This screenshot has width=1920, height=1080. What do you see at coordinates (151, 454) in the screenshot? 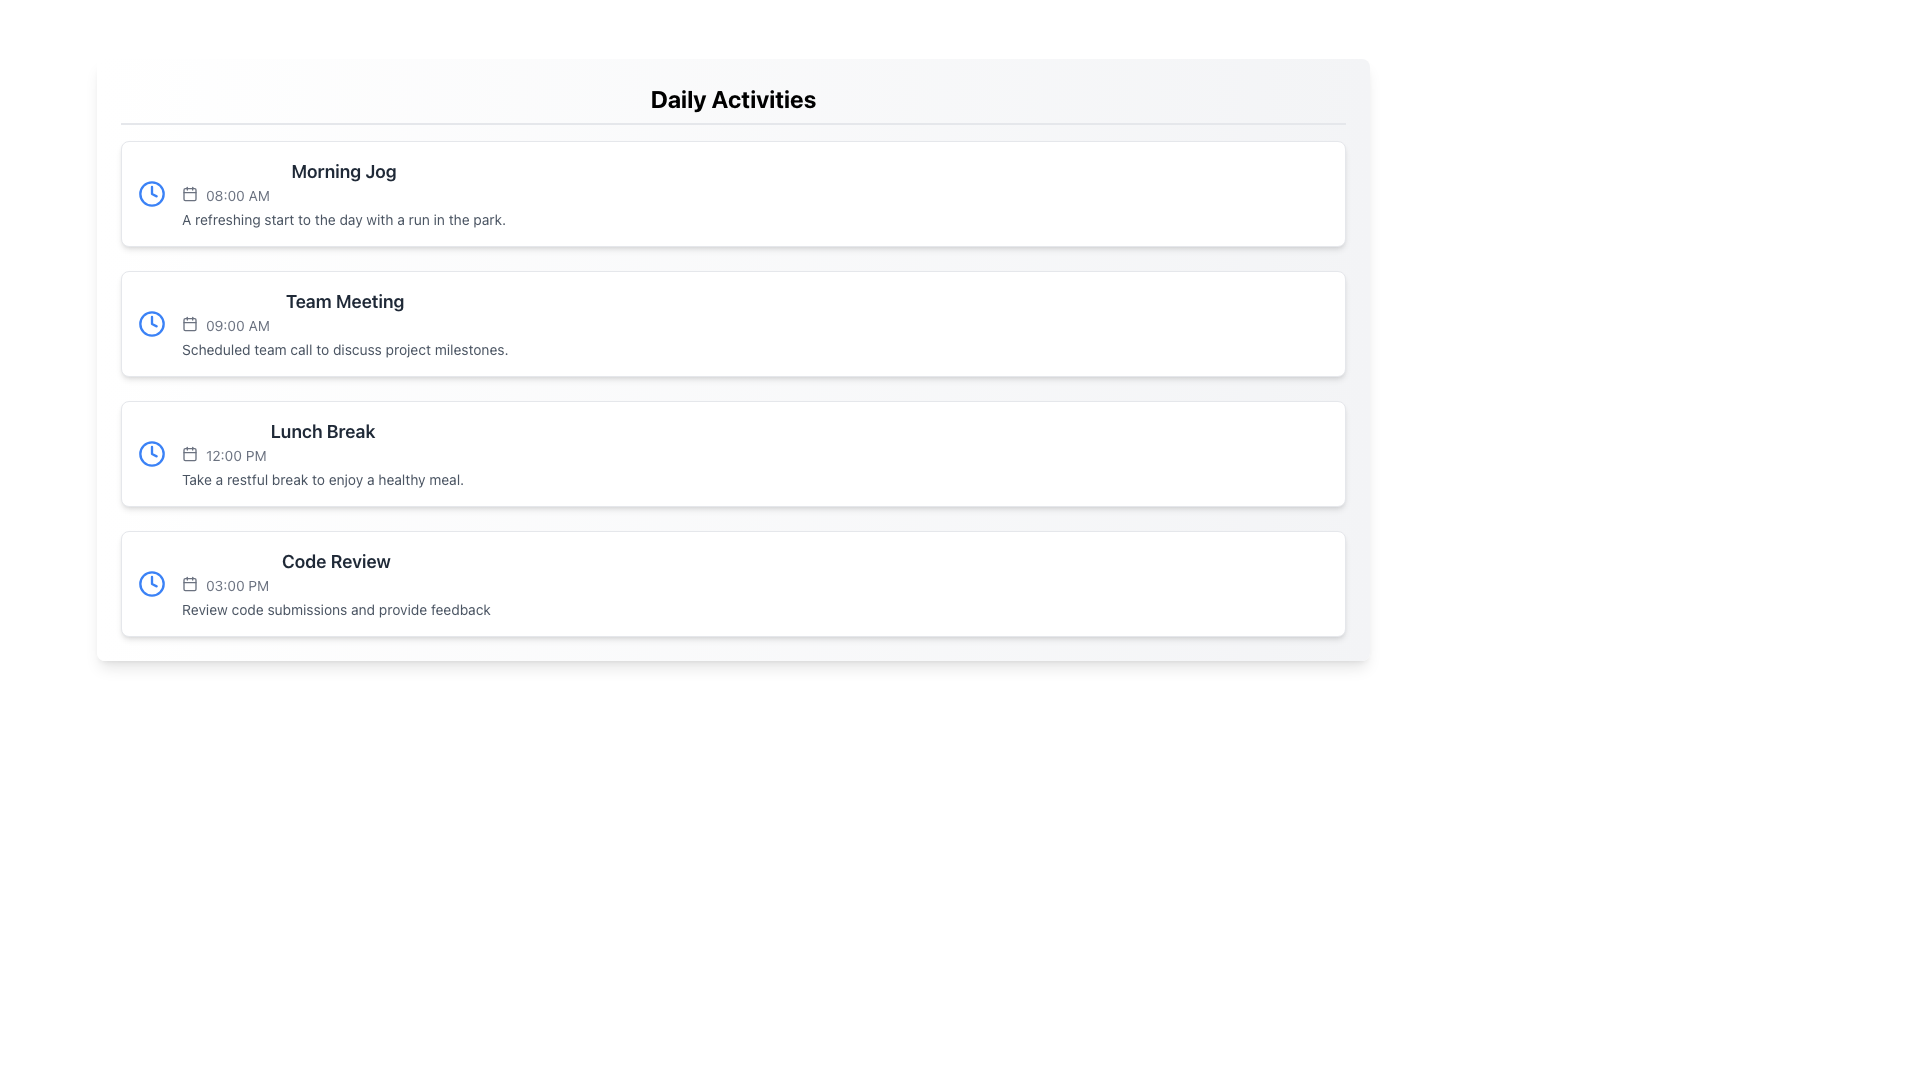
I see `the graphical icon indicating the concept of time located in the 'Lunch Break' section, positioned to the left of the 'Lunch Break' text` at bounding box center [151, 454].